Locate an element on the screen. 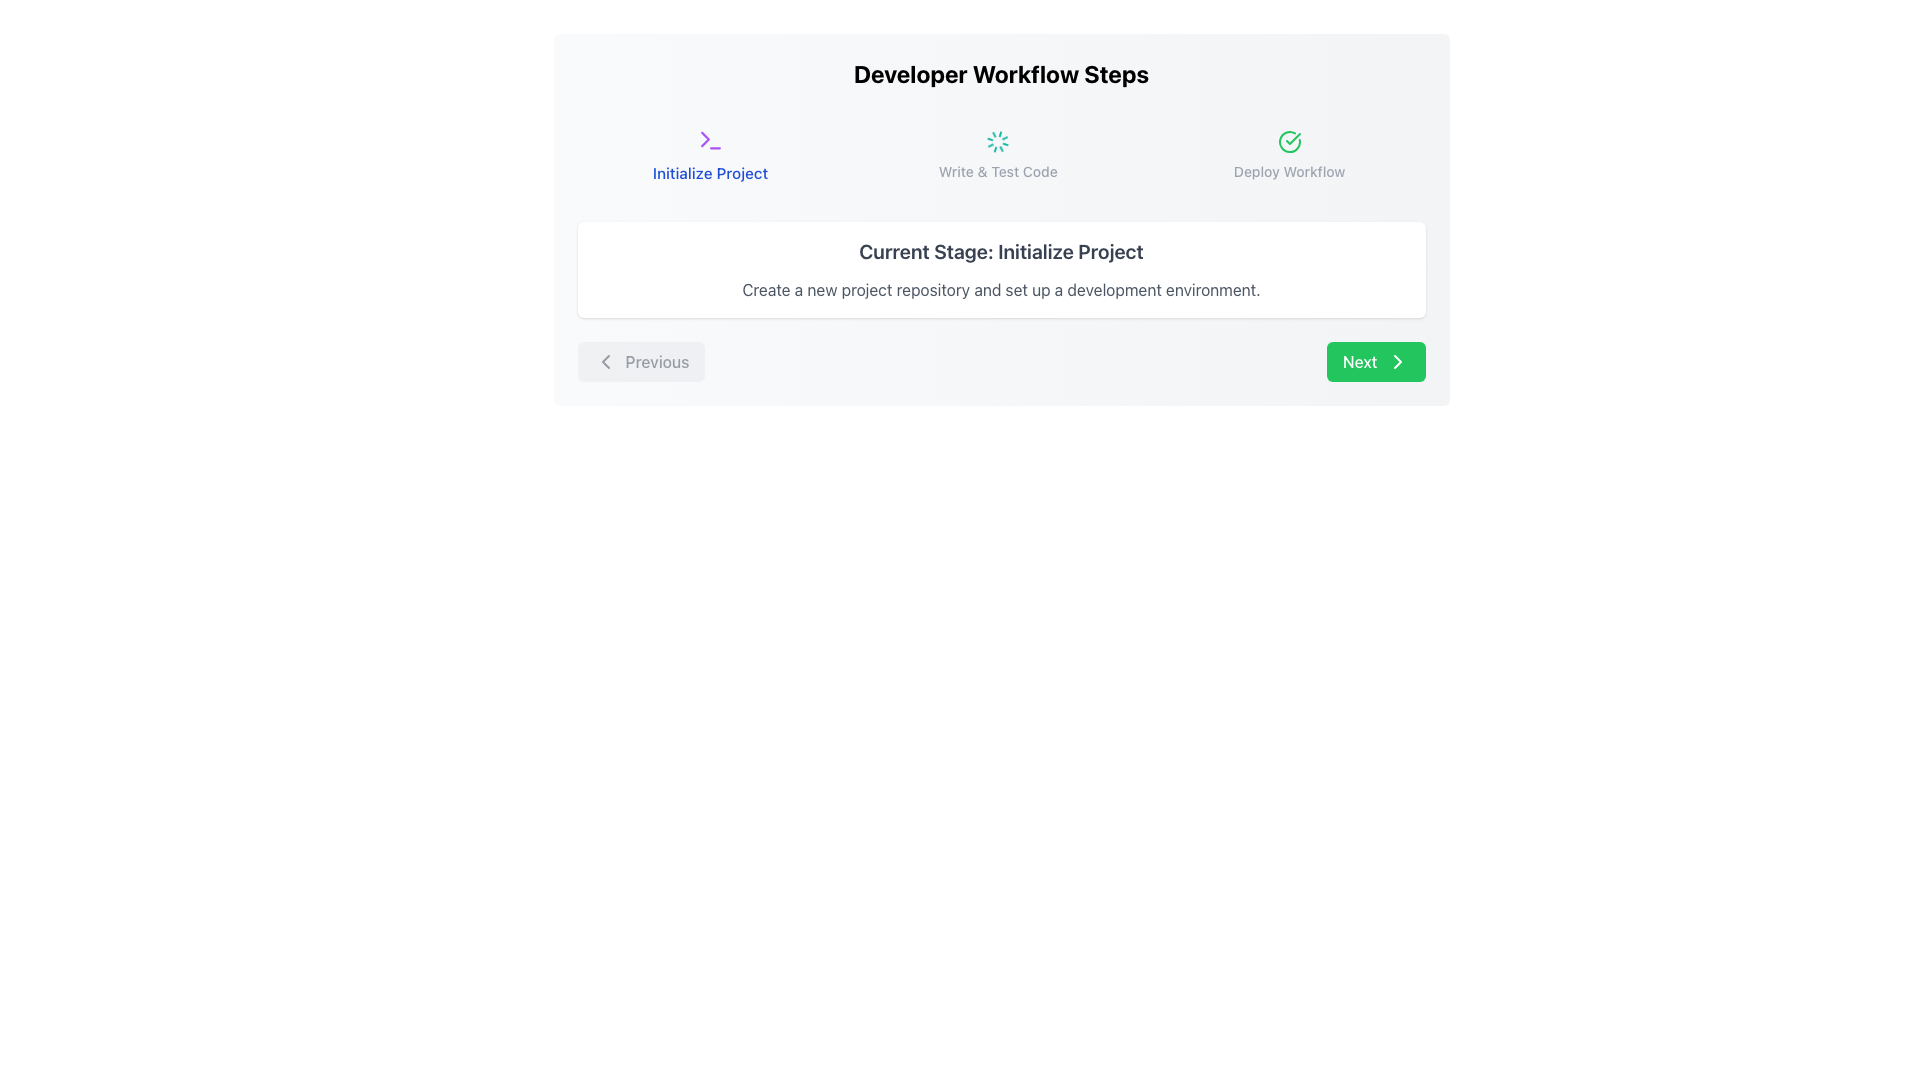 The width and height of the screenshot is (1920, 1080). the text heading that displays 'Developer Workflow Steps' in bold and large font at the top of the card-like interface module is located at coordinates (1001, 72).